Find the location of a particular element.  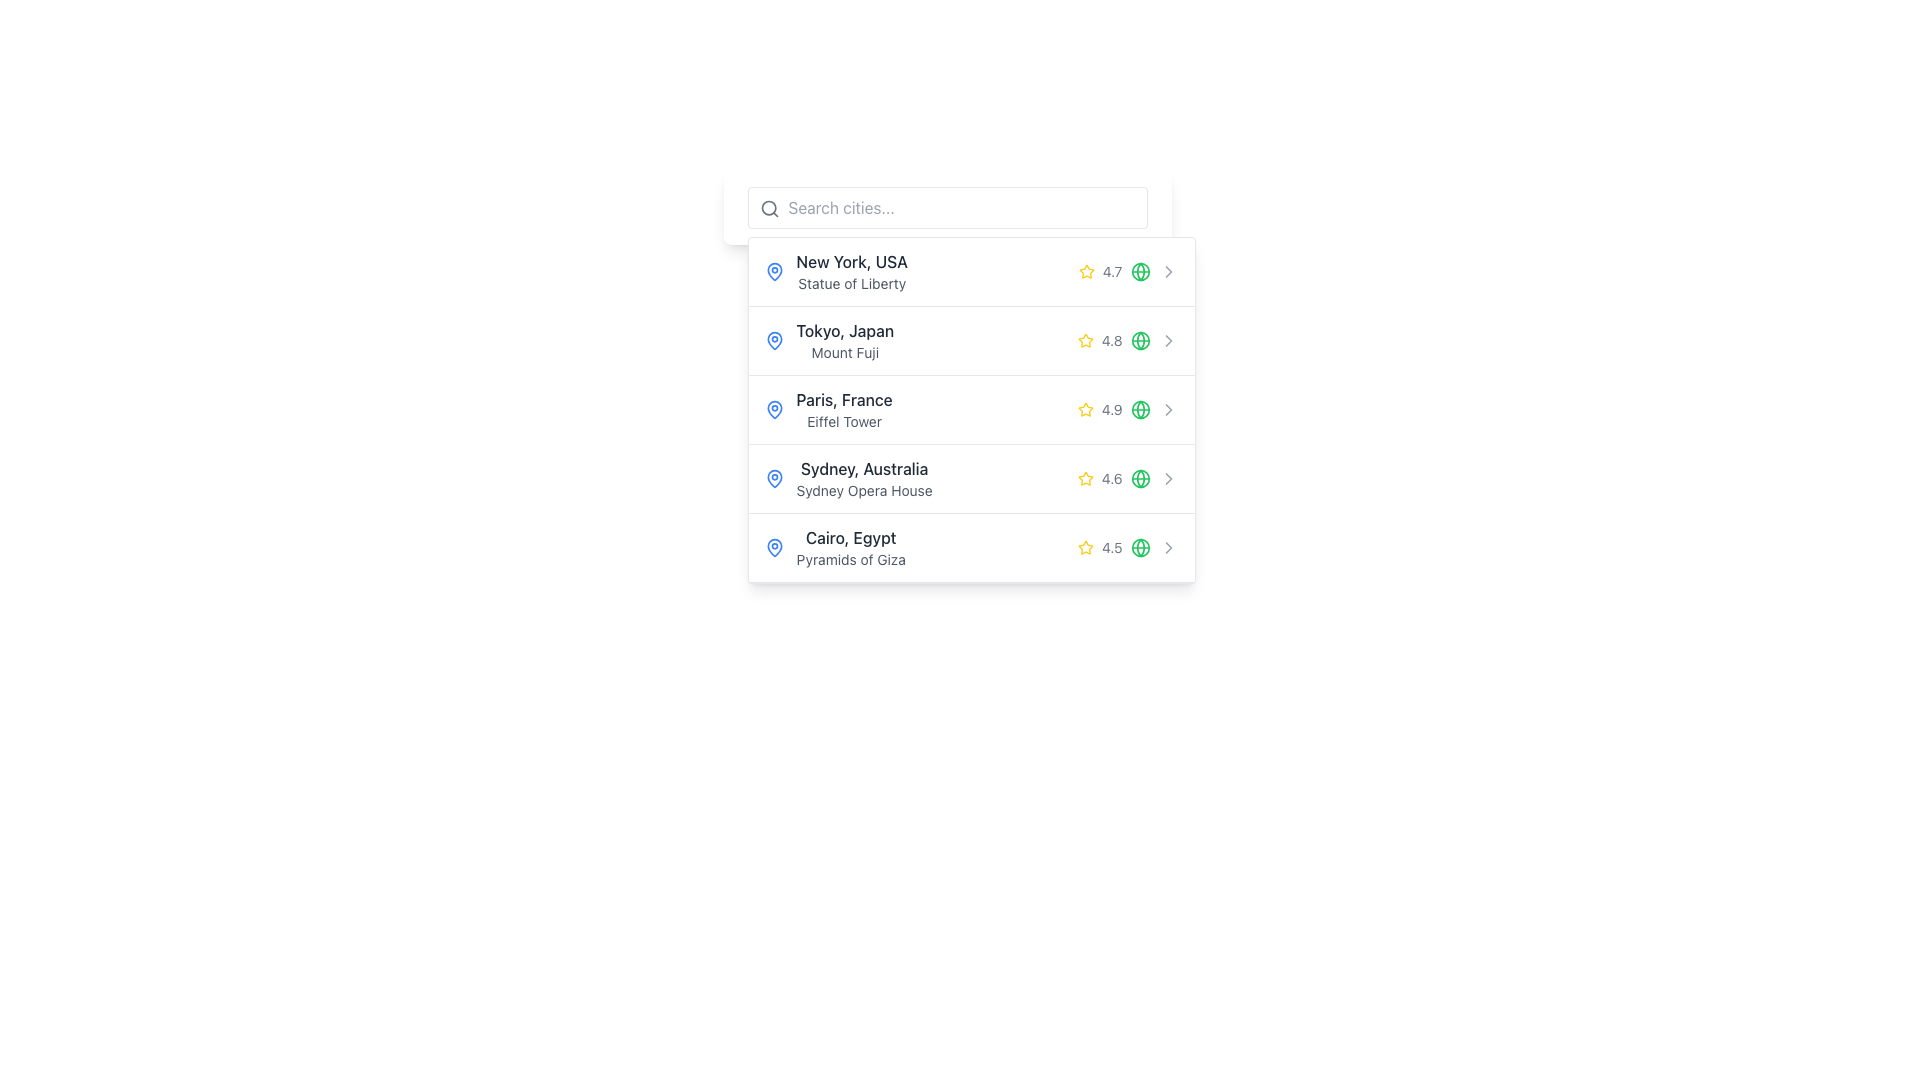

the green globe icon, which is located to the right of the 'New York, USA' list item in the suggestions dropdown is located at coordinates (1140, 272).